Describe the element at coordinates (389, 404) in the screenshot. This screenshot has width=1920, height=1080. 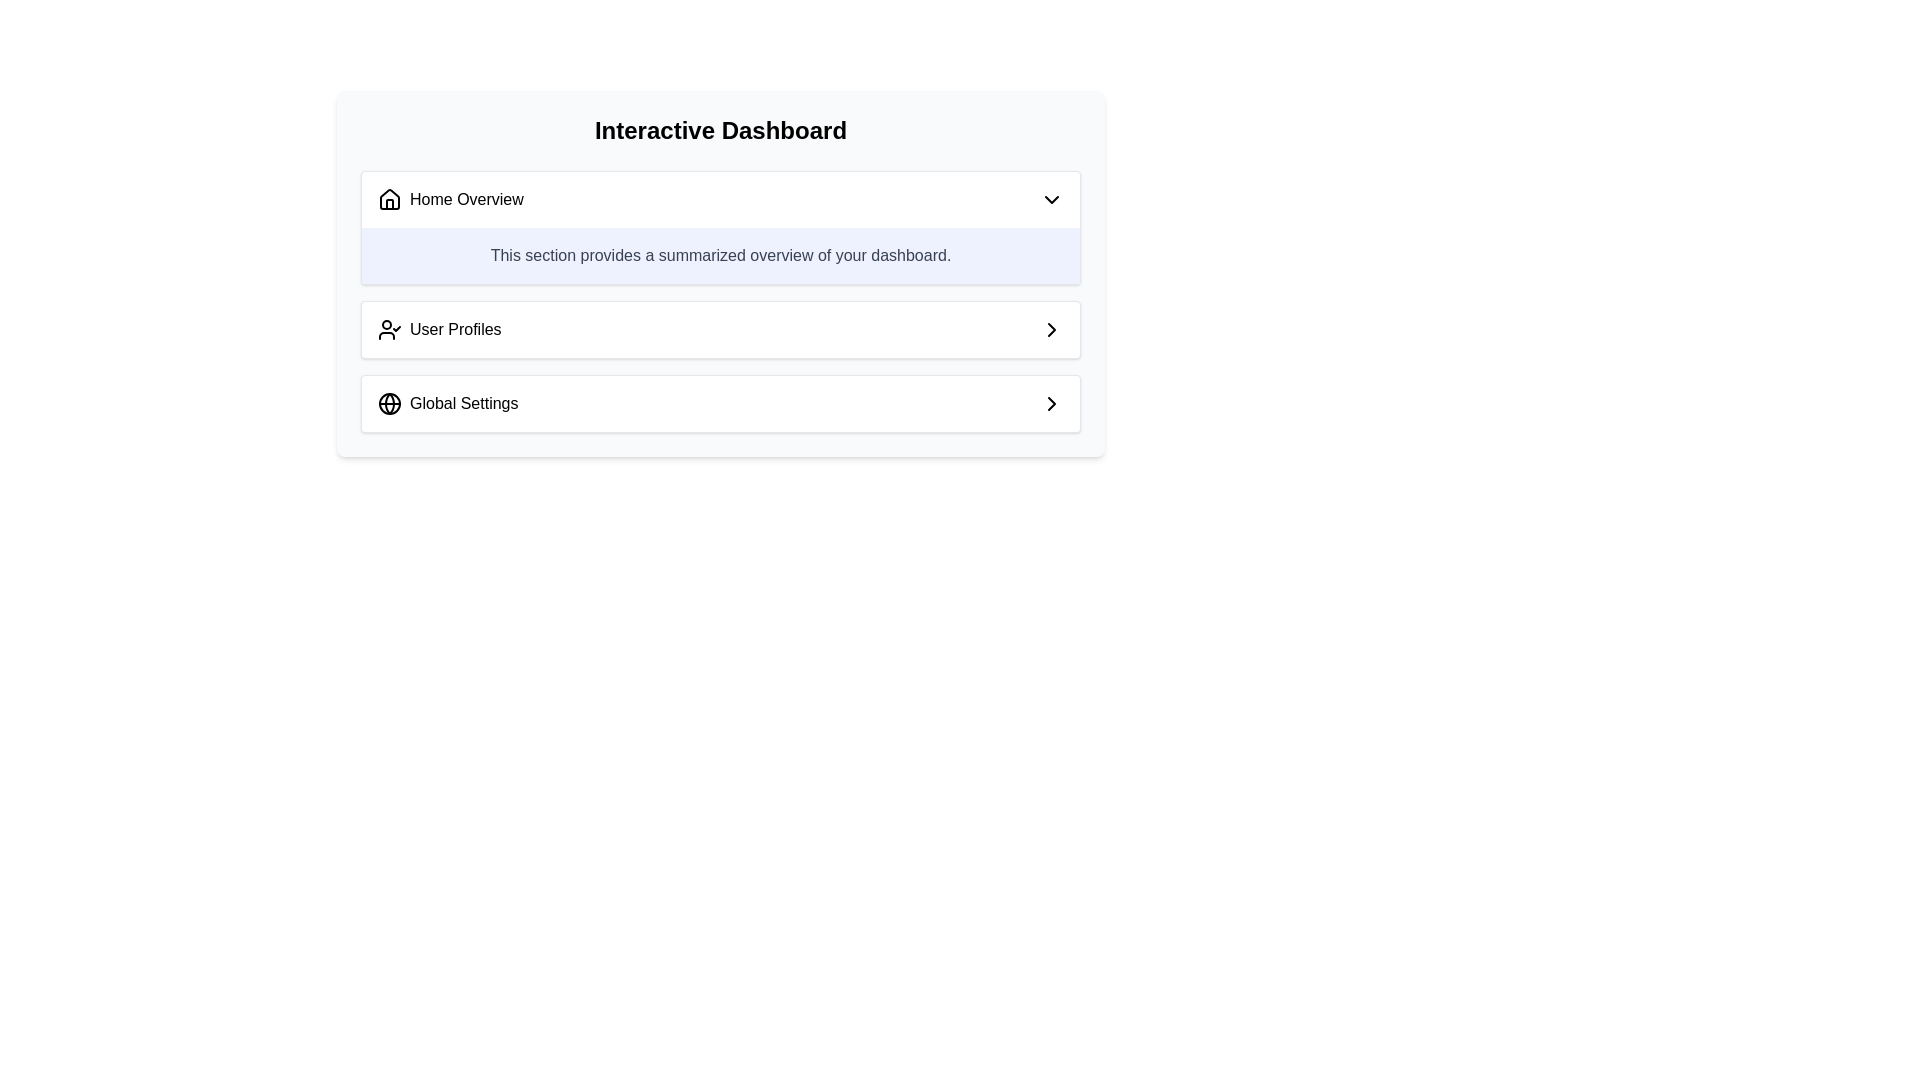
I see `the circular SVG graphic element representing a globe icon located in the 'Global Settings' section at the bottom of the interface` at that location.